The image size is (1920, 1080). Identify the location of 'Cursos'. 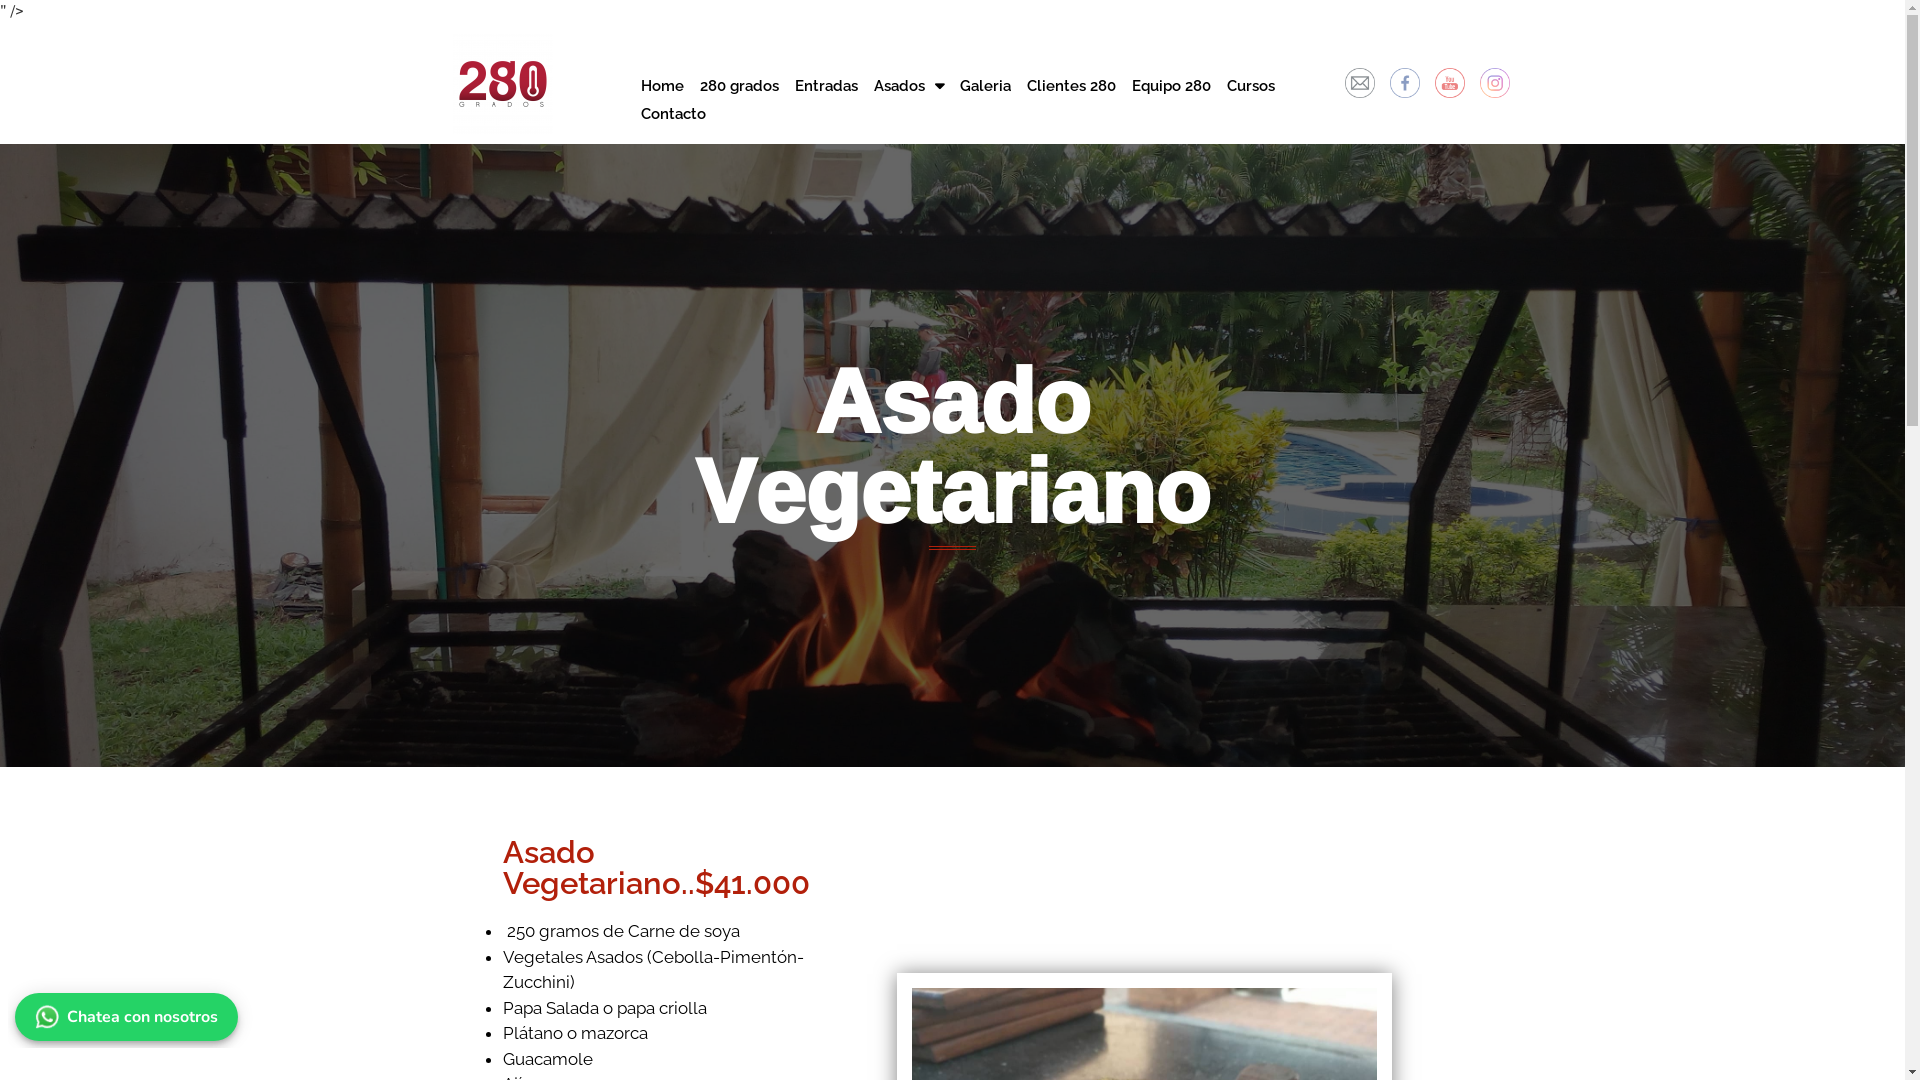
(1250, 84).